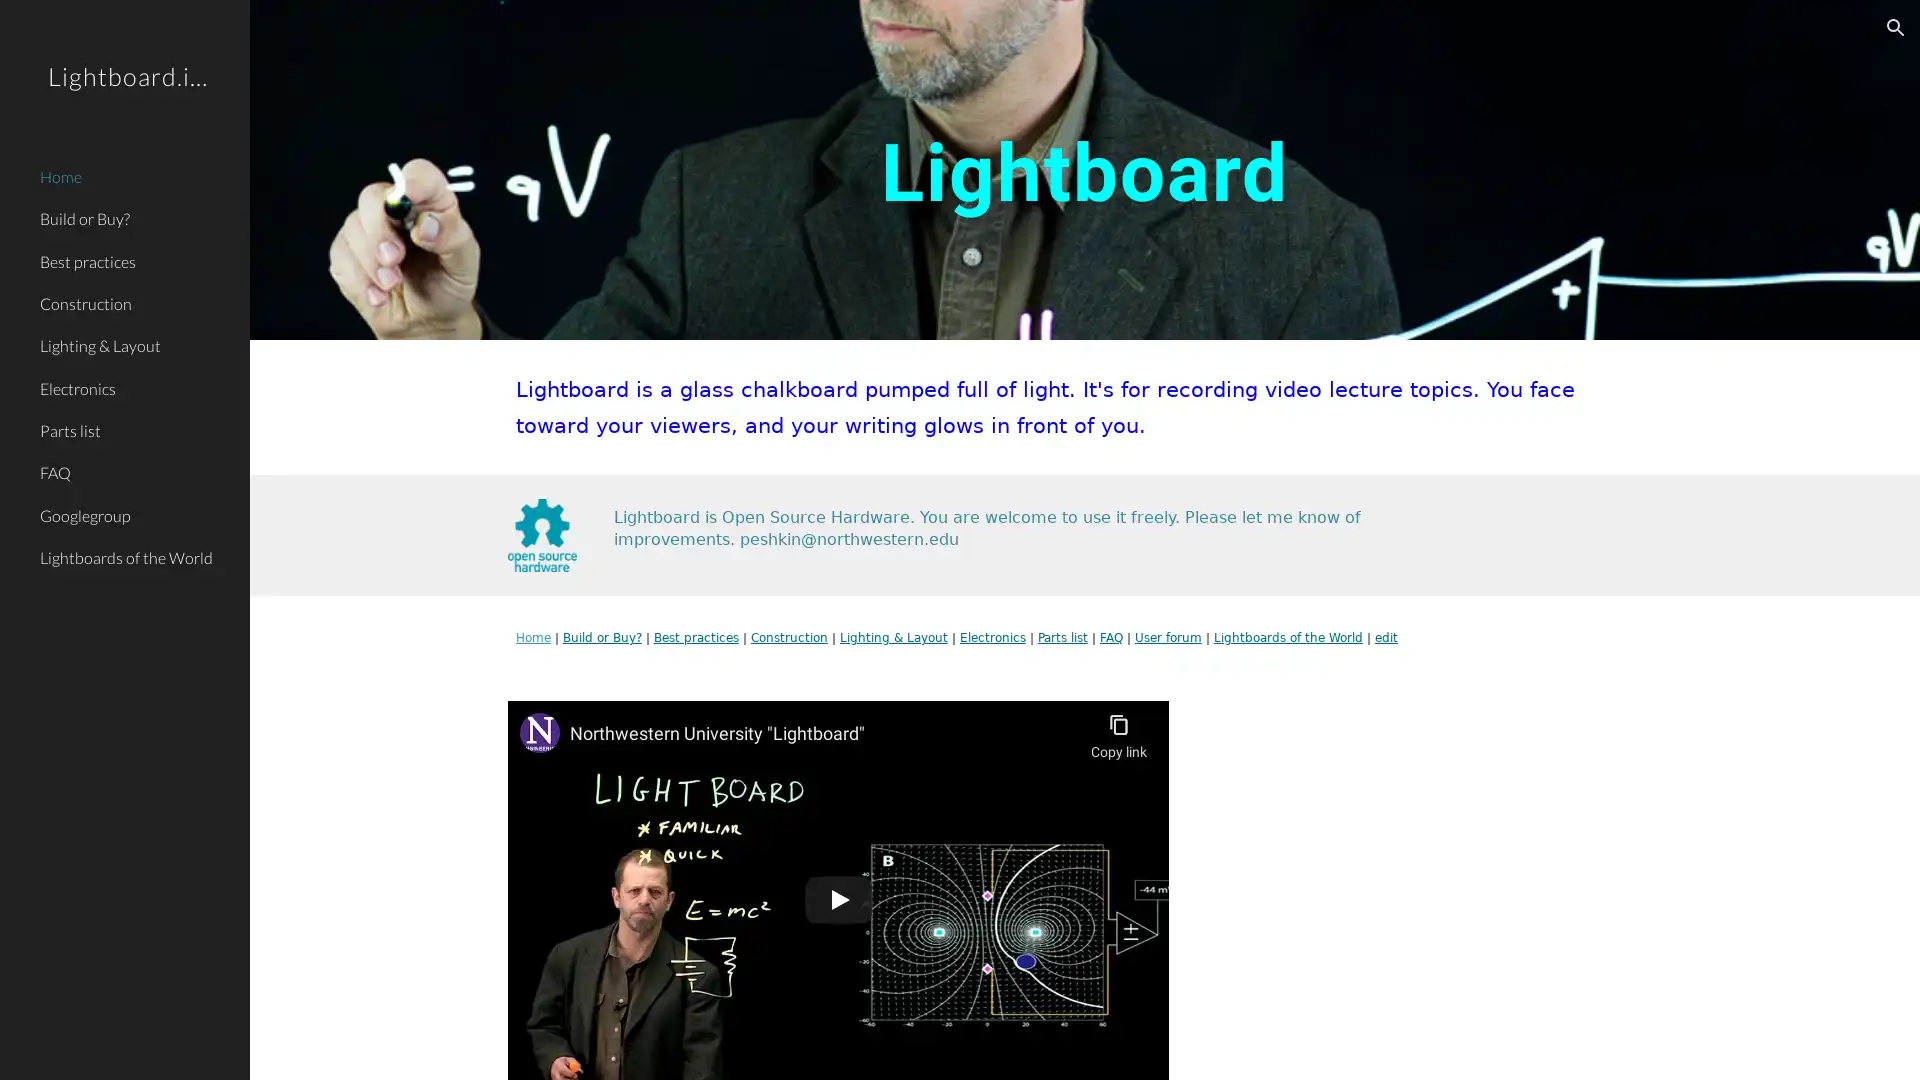 The image size is (1920, 1080). What do you see at coordinates (405, 1044) in the screenshot?
I see `Google Sites` at bounding box center [405, 1044].